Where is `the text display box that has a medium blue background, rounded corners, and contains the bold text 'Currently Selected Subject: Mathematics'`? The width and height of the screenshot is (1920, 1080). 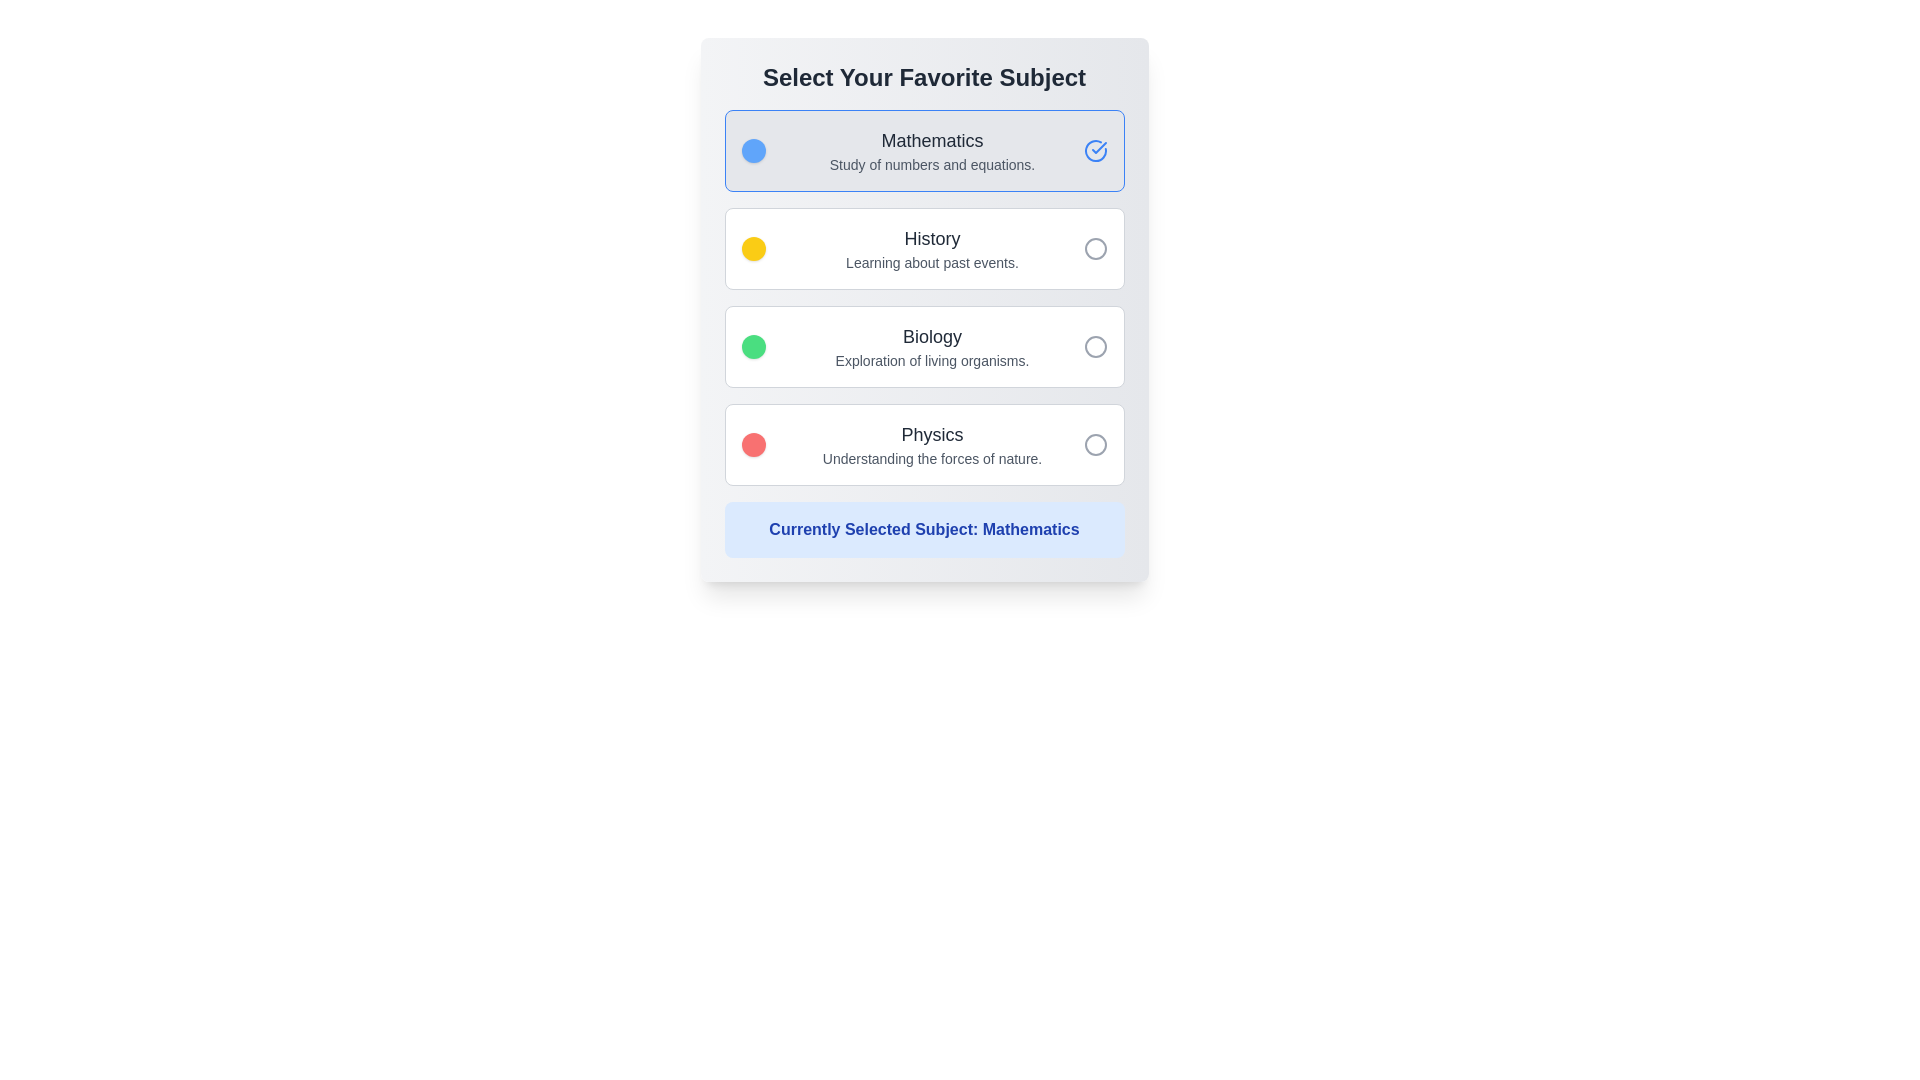
the text display box that has a medium blue background, rounded corners, and contains the bold text 'Currently Selected Subject: Mathematics' is located at coordinates (923, 528).